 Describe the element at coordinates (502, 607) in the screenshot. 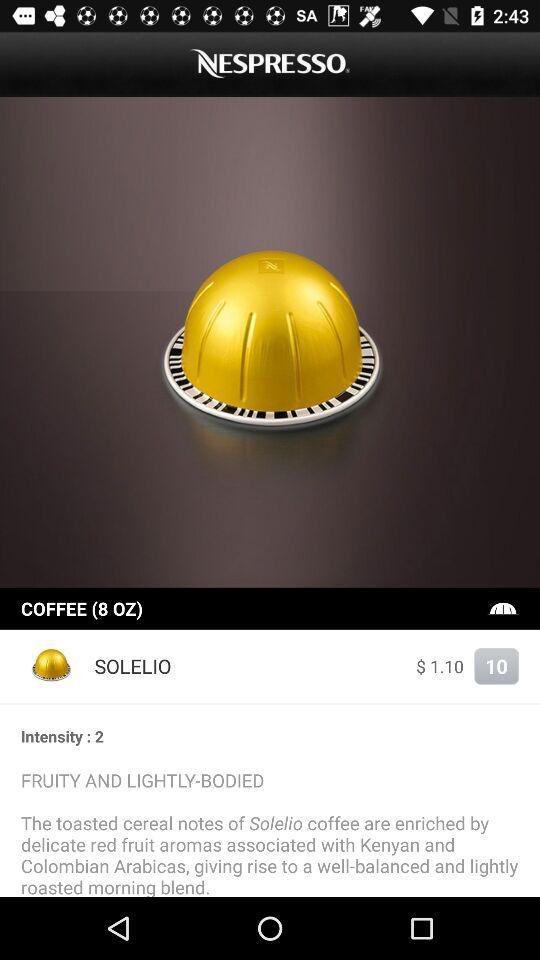

I see `icon next to the coffee (8 oz)` at that location.